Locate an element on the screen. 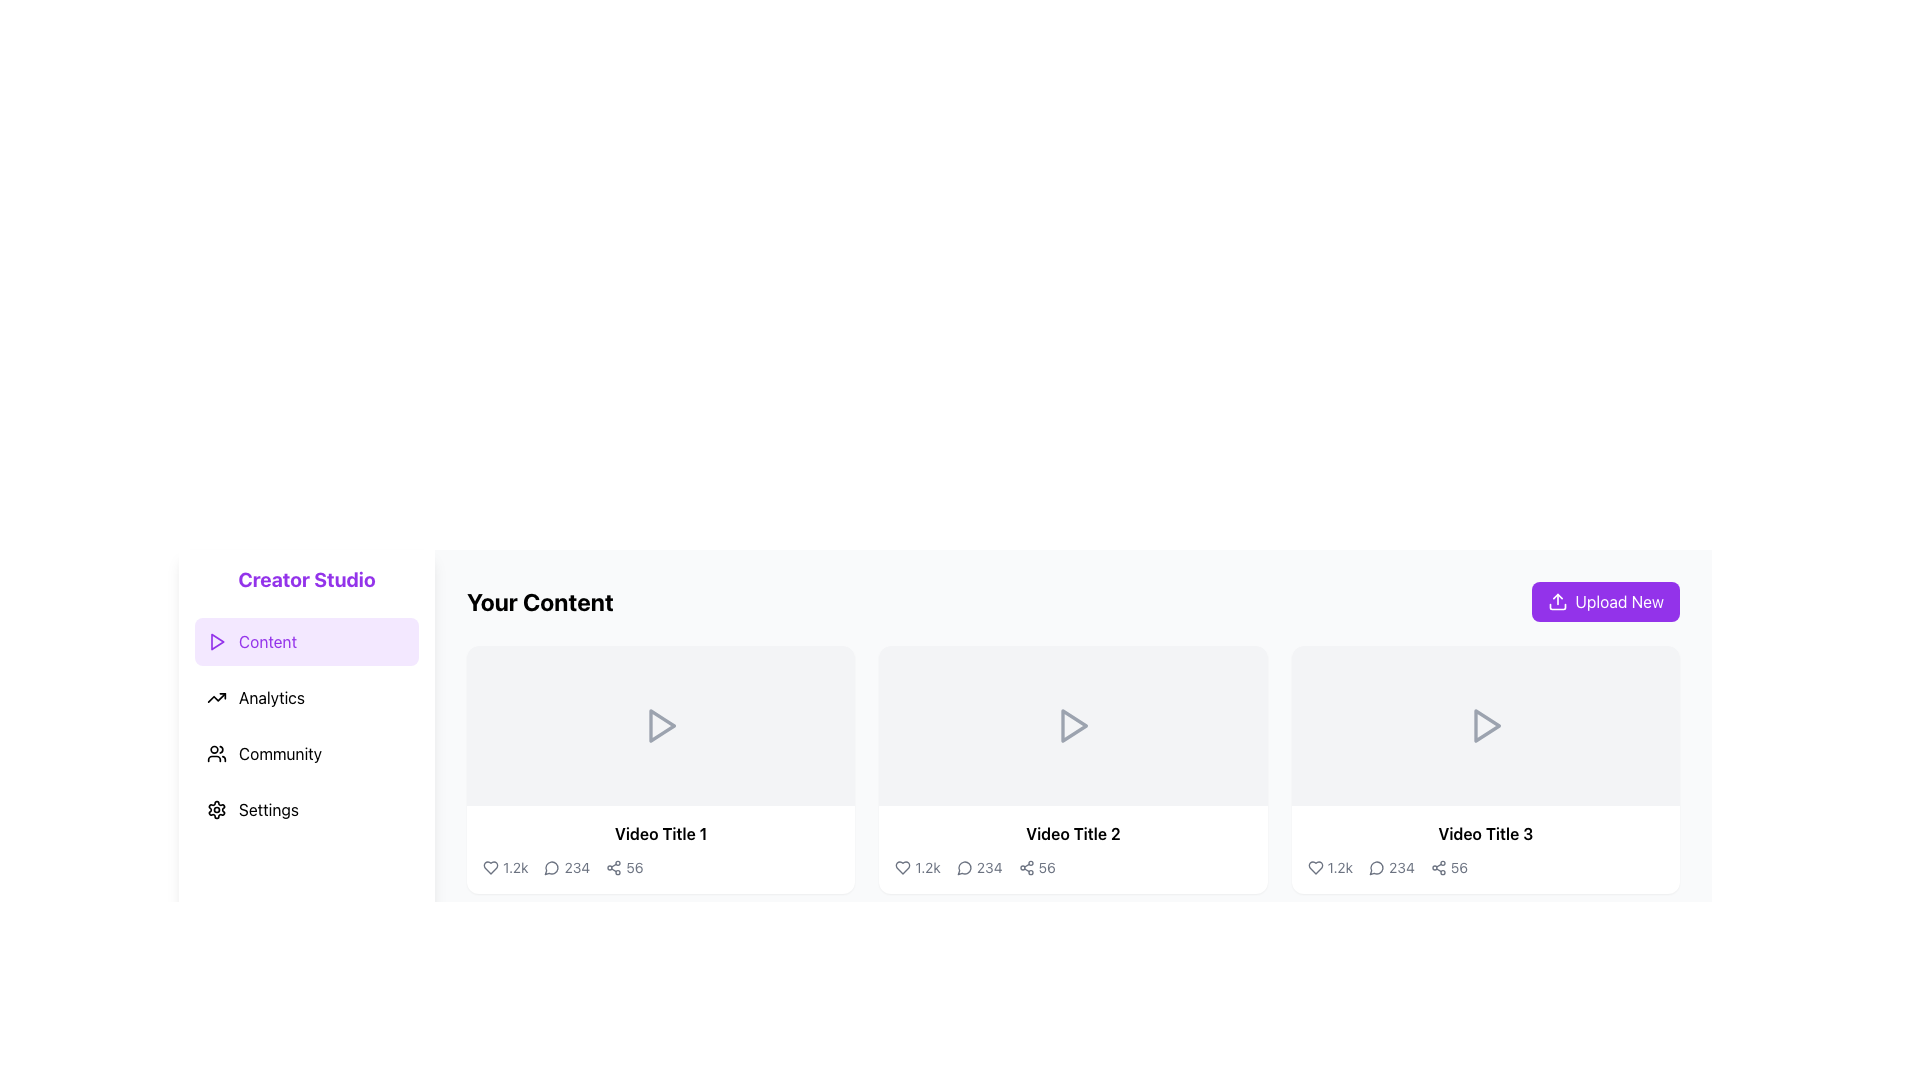 Image resolution: width=1920 pixels, height=1080 pixels. the heart-shaped like button with a hollow design is located at coordinates (1315, 866).